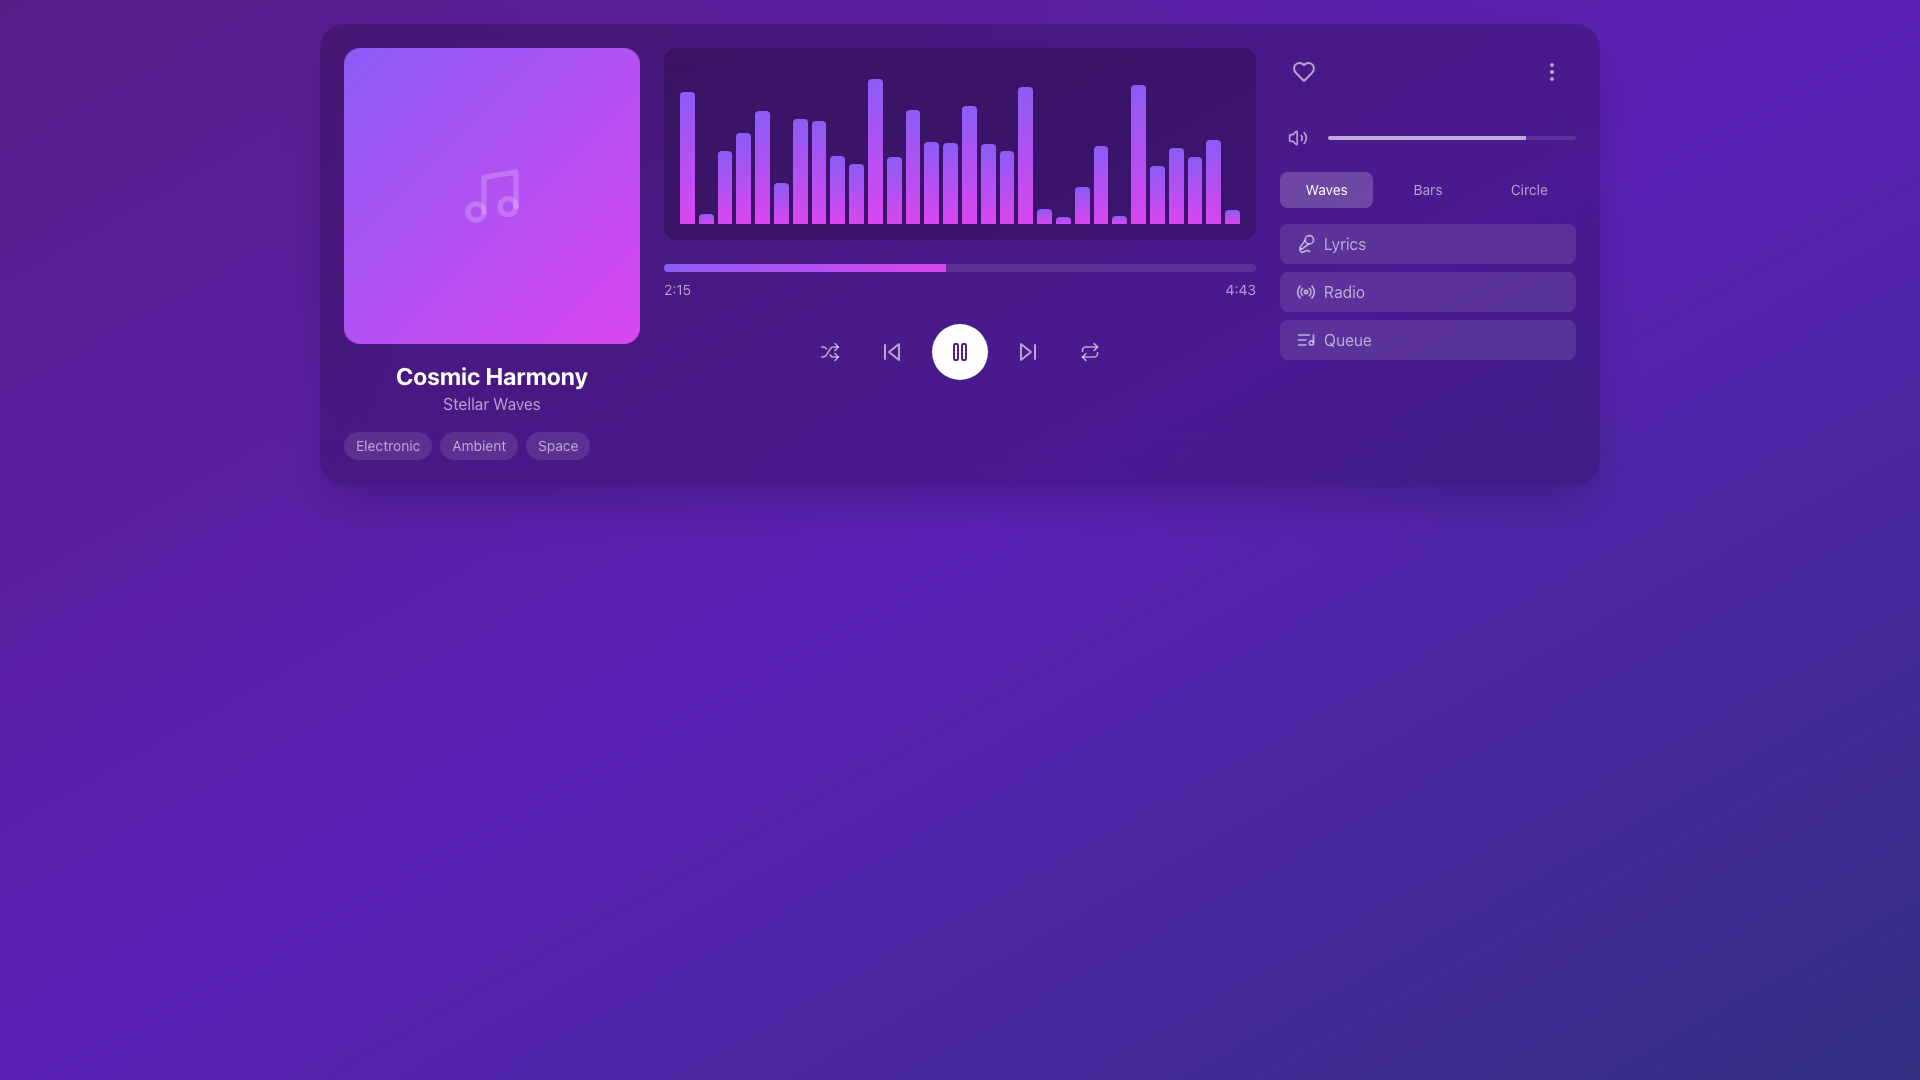  I want to click on the 'Radio' button located in the vertical list of buttons on the right side of the interface, positioned as the second item from the top, so click(1427, 292).